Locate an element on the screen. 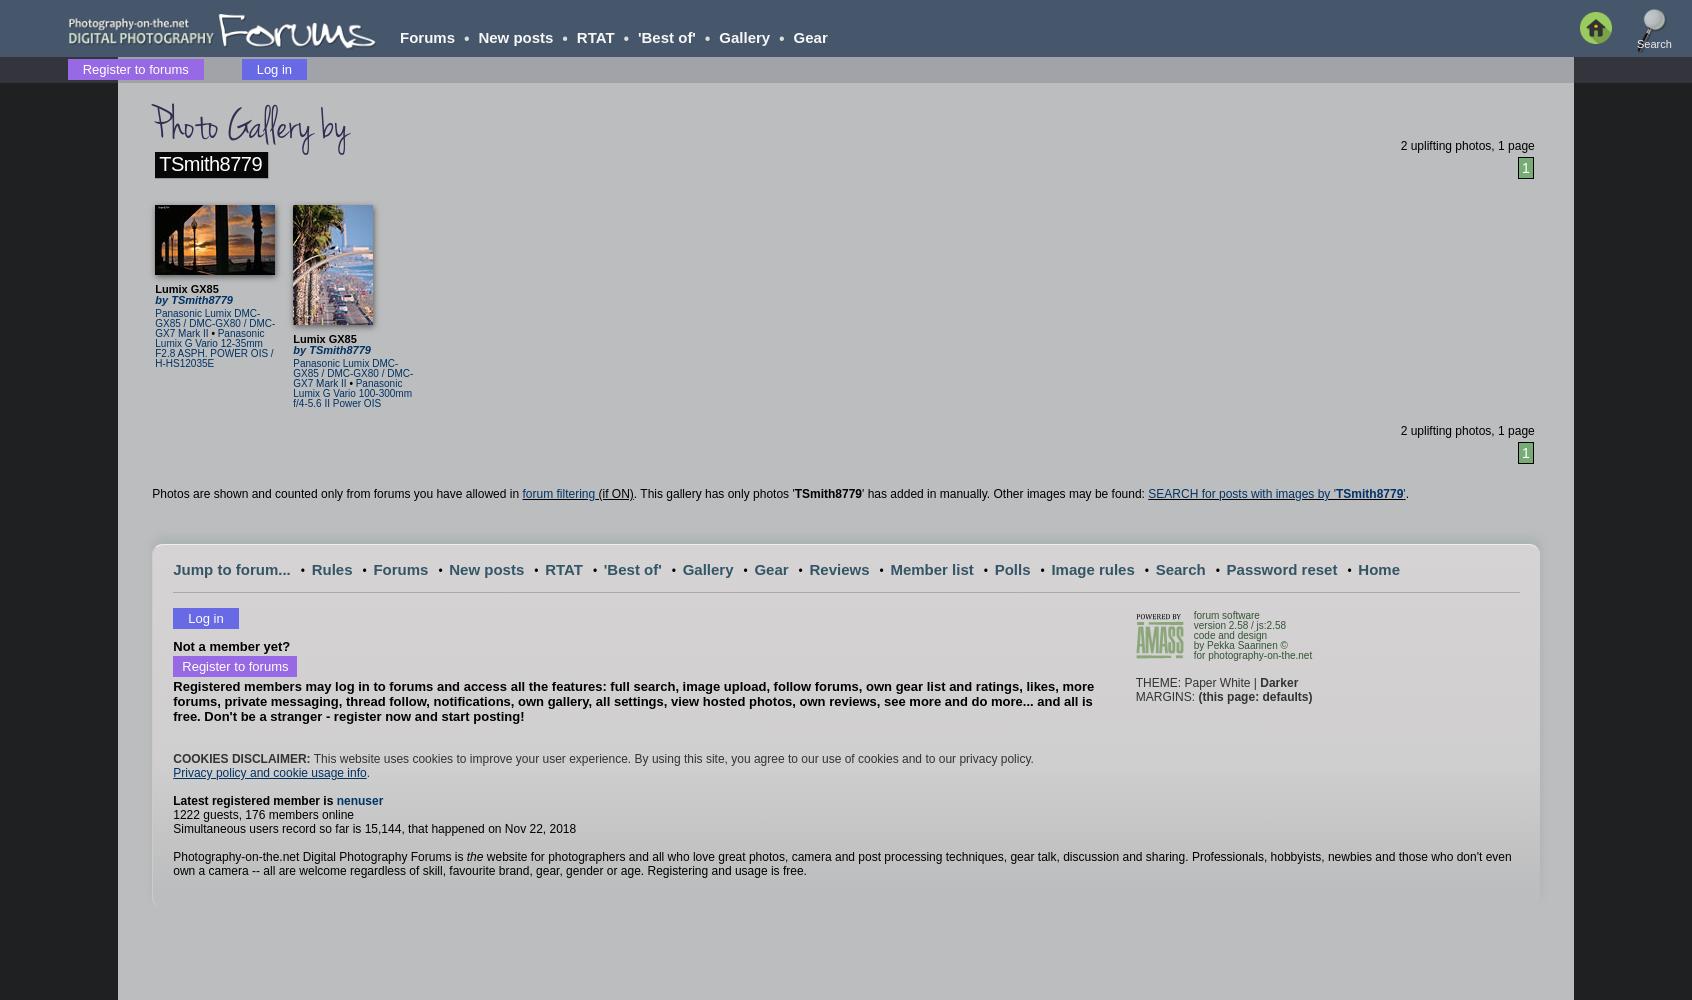 The width and height of the screenshot is (1692, 1000). 'Member list' is located at coordinates (931, 568).